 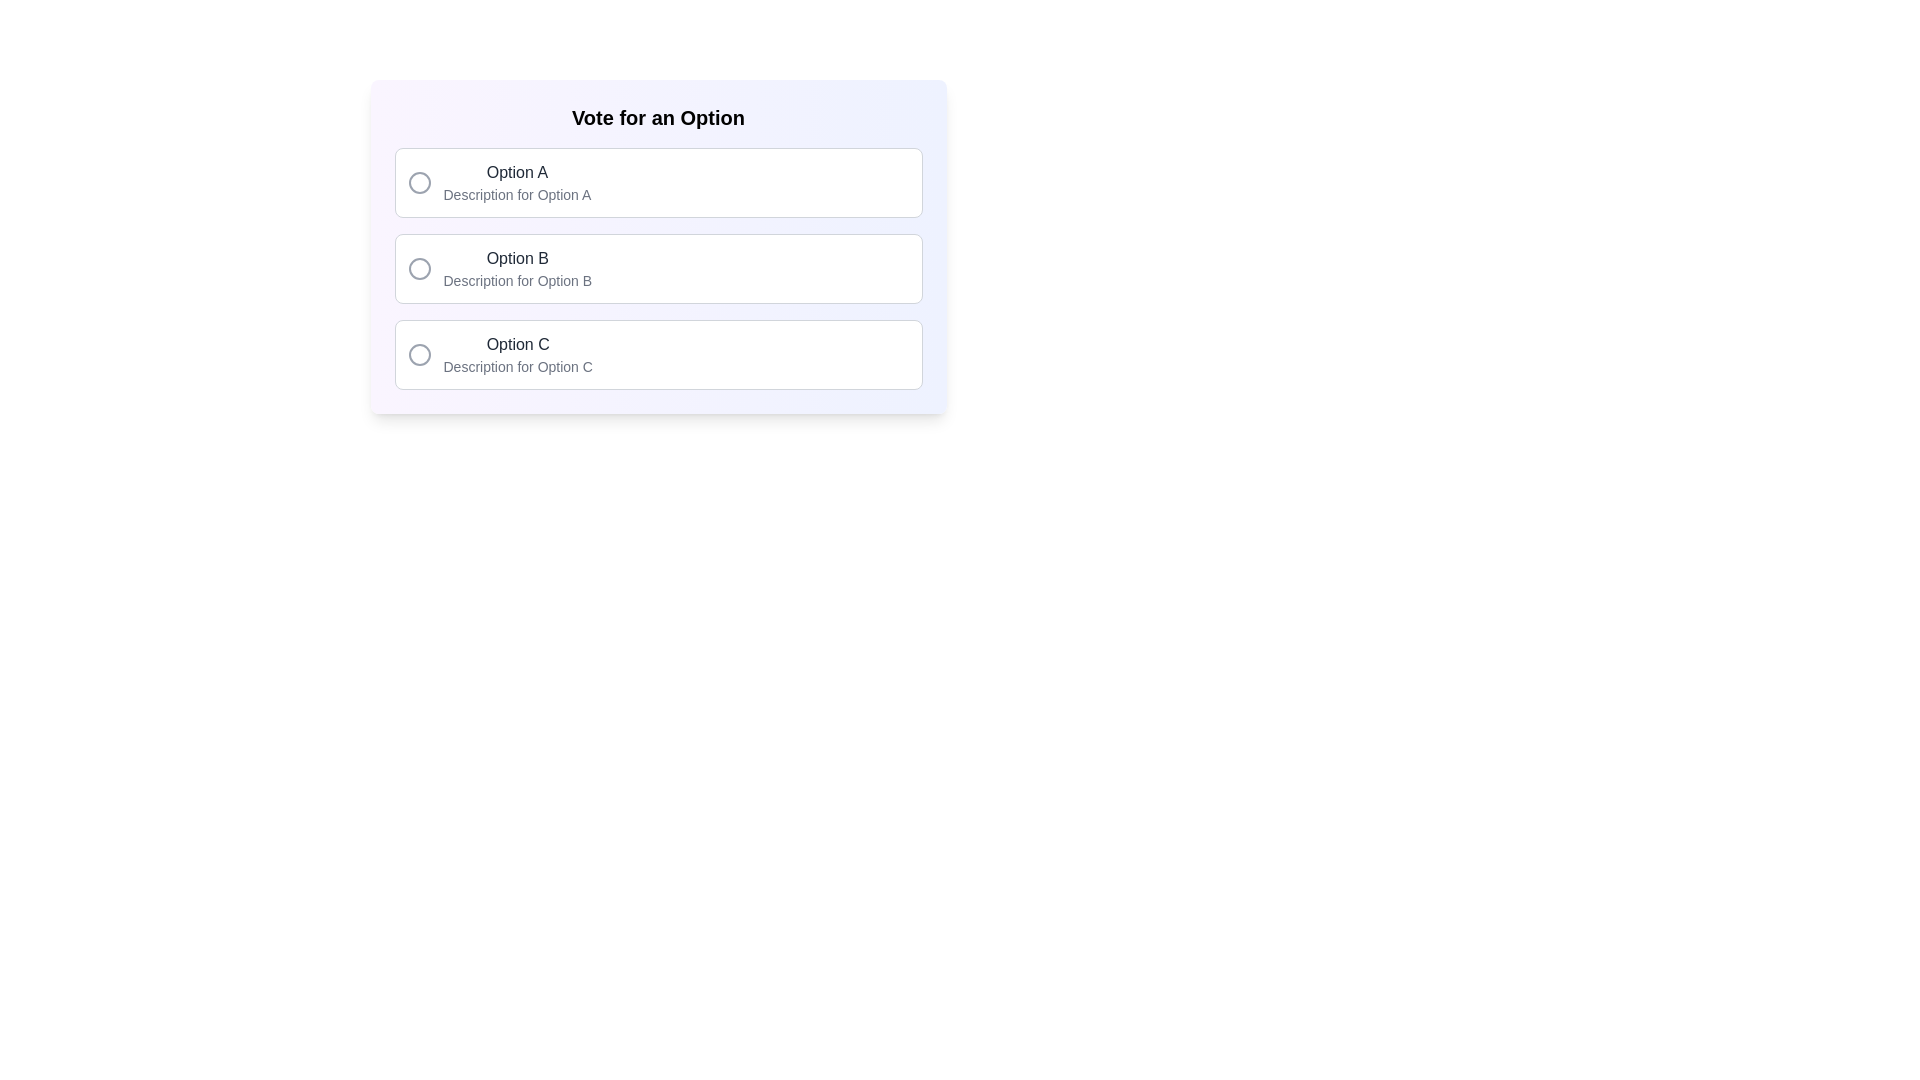 I want to click on the label for the third selectable option in the list of radio buttons, located below 'Option B', so click(x=518, y=343).